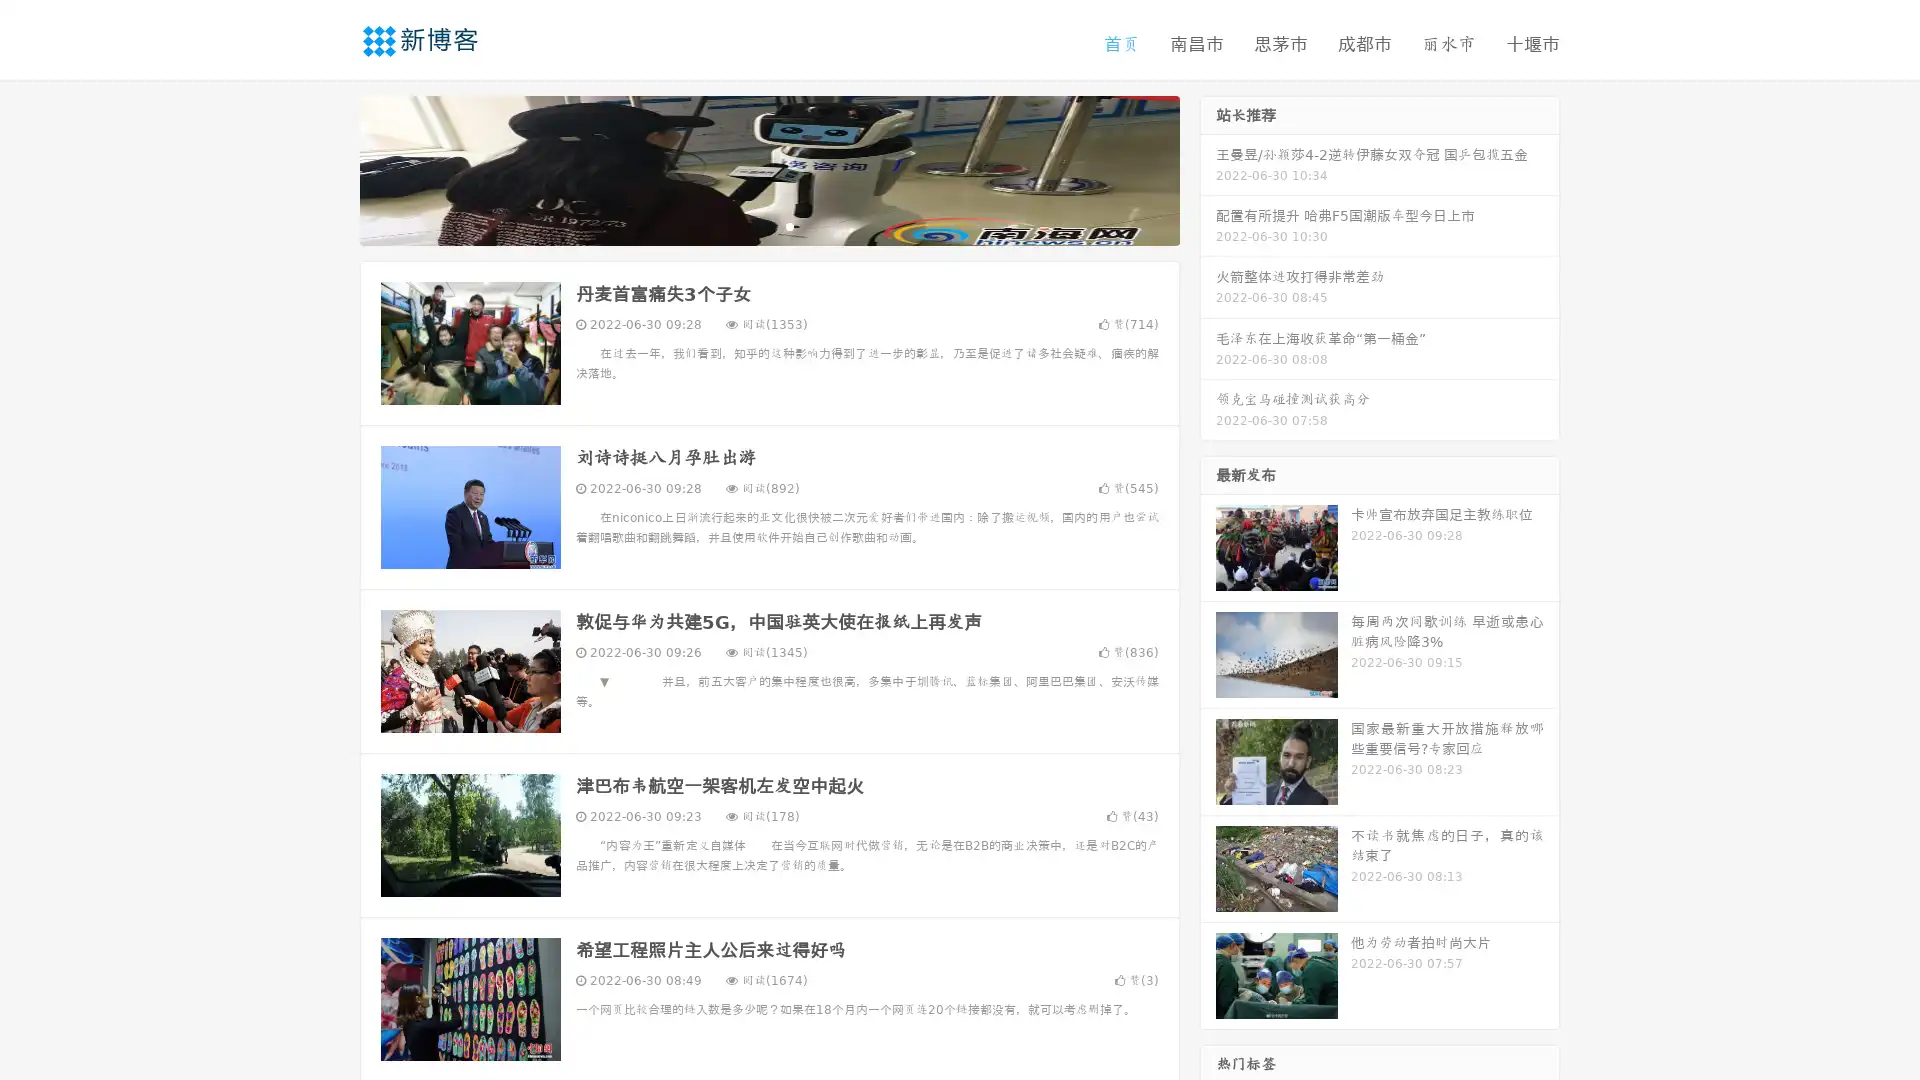  What do you see at coordinates (789, 225) in the screenshot?
I see `Go to slide 3` at bounding box center [789, 225].